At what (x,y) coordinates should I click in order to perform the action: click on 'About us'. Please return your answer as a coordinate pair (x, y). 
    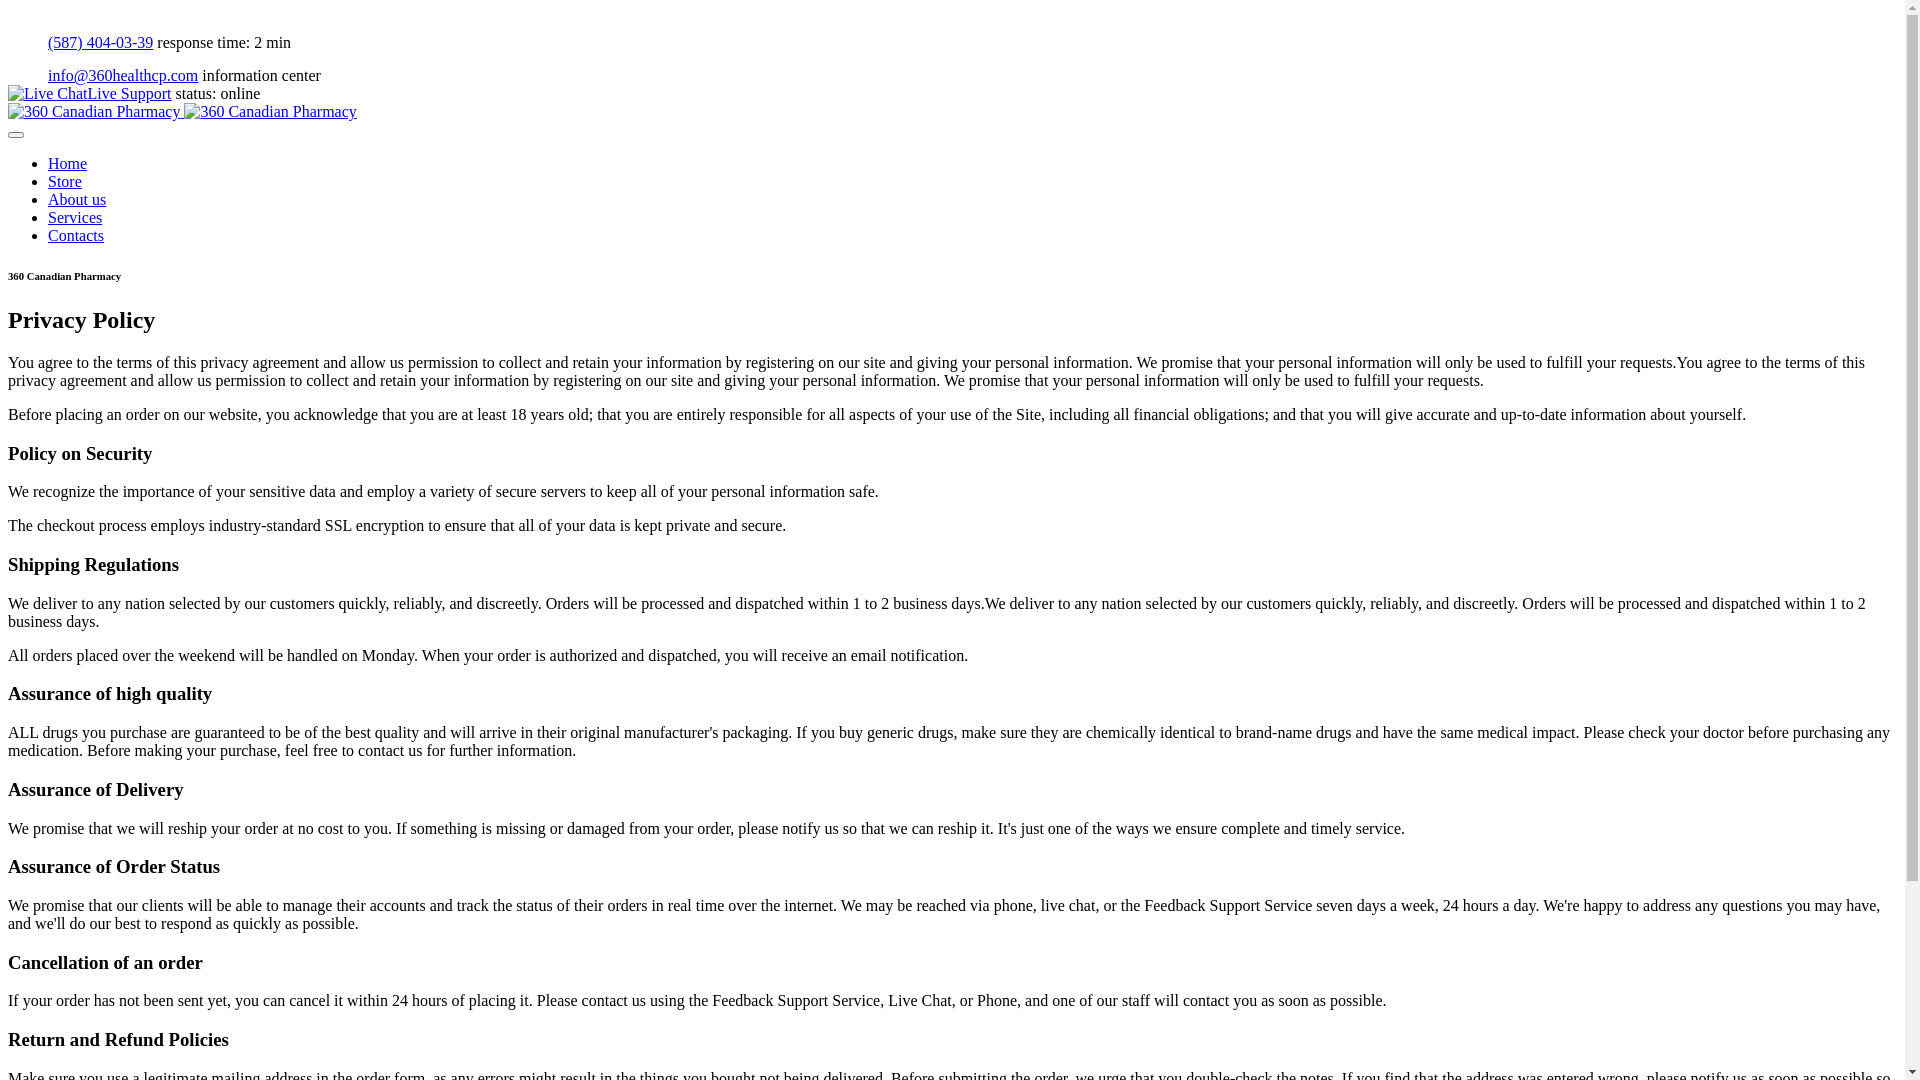
    Looking at the image, I should click on (76, 199).